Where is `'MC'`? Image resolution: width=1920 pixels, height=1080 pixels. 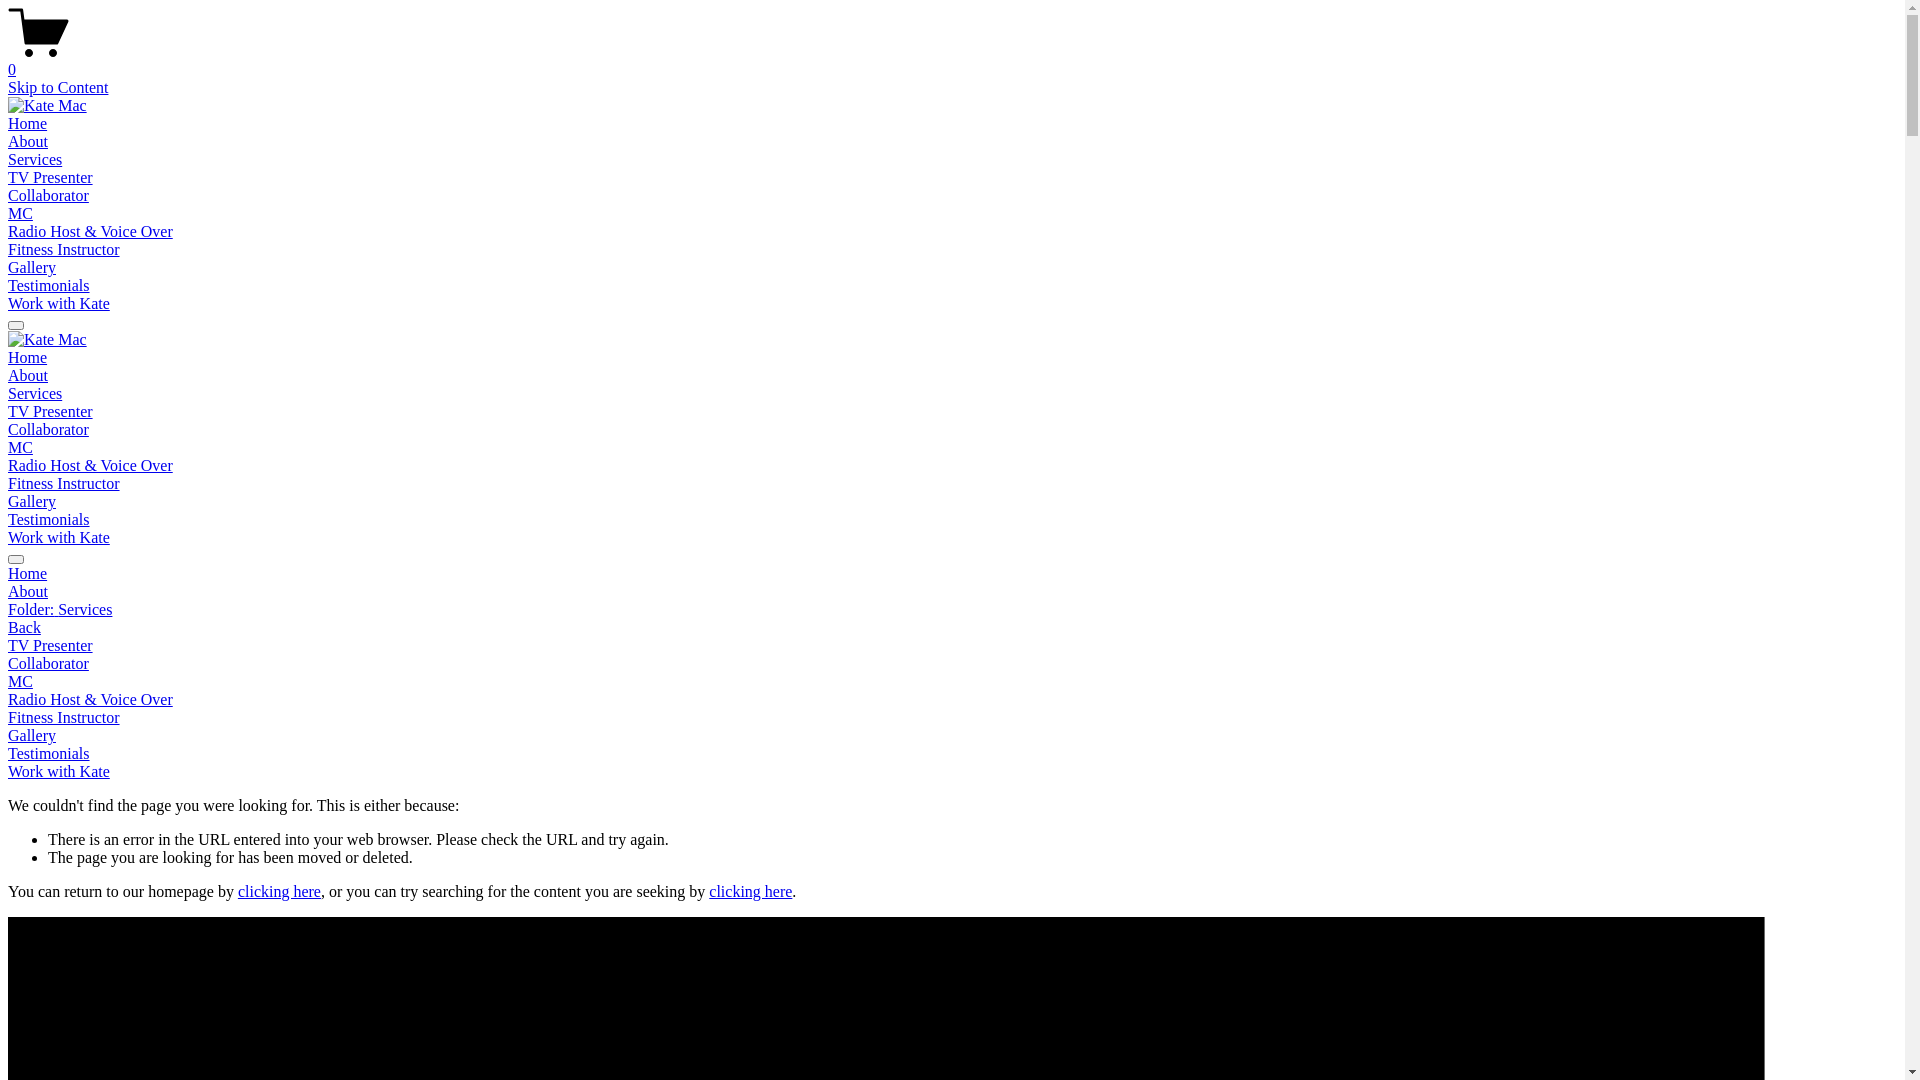 'MC' is located at coordinates (20, 213).